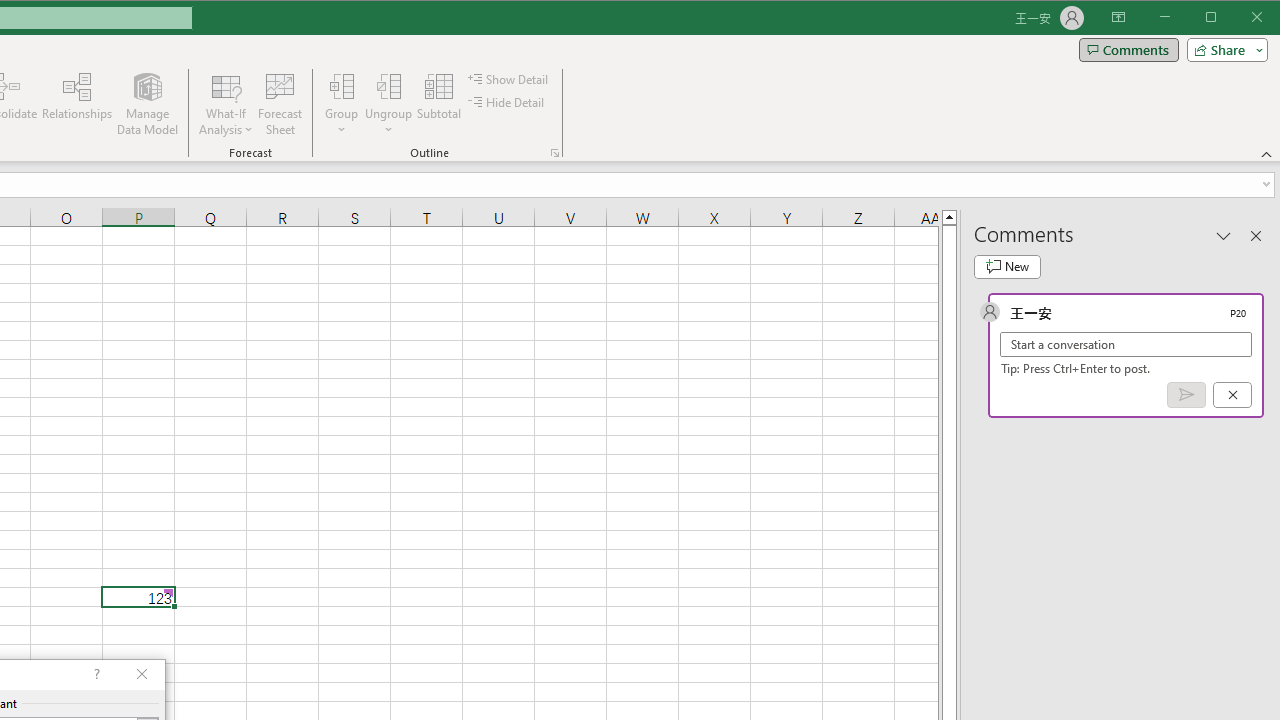 The image size is (1280, 720). I want to click on 'Task Pane Options', so click(1223, 234).